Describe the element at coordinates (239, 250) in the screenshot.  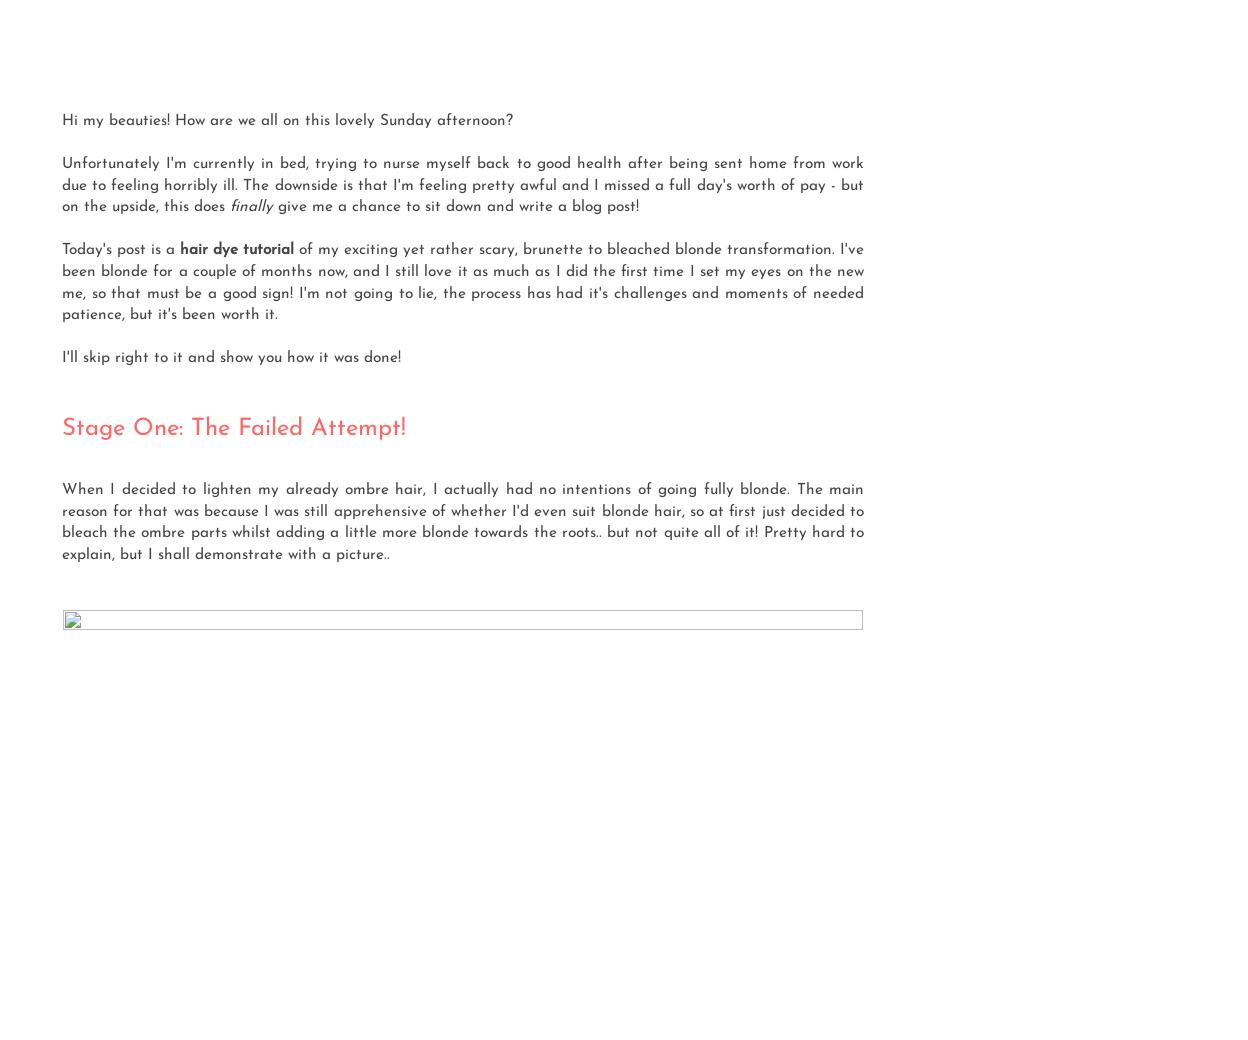
I see `'hair dye tutorial'` at that location.